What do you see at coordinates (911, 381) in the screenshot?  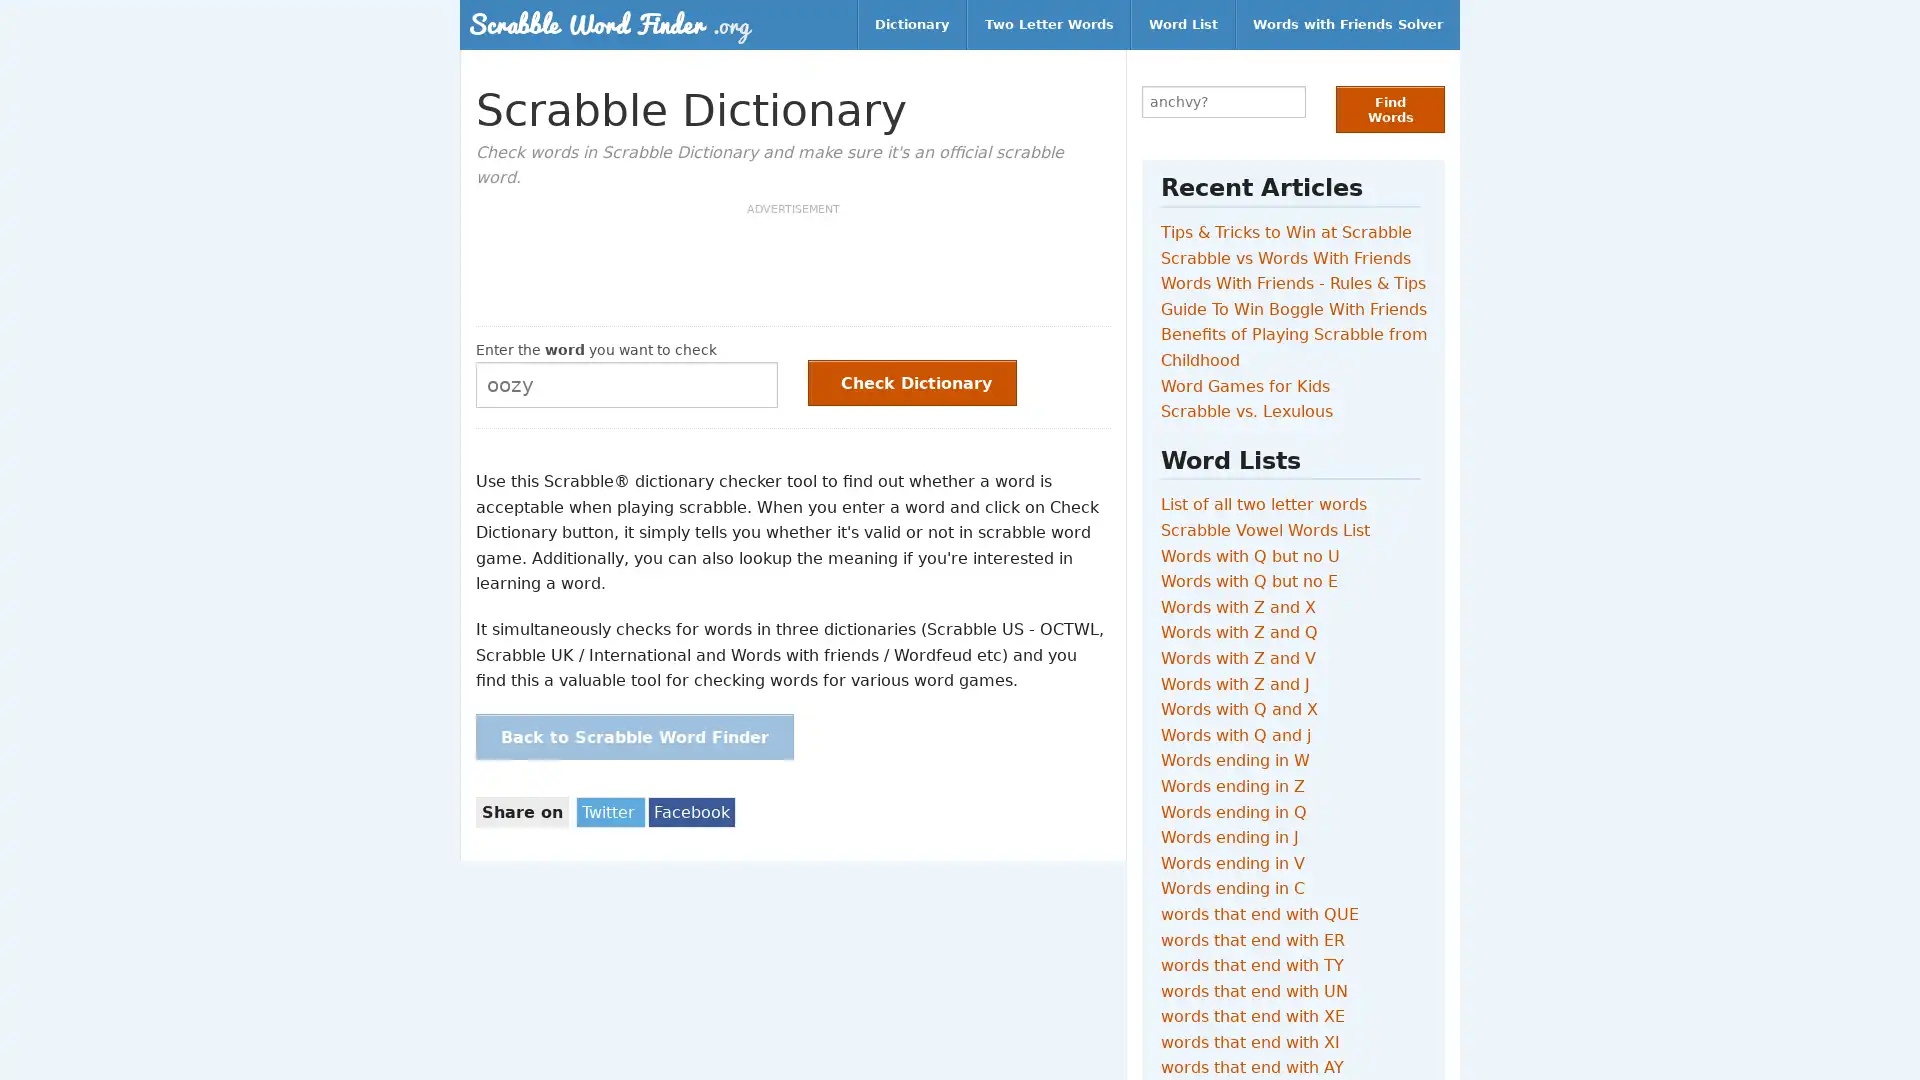 I see `Check Dictionary` at bounding box center [911, 381].